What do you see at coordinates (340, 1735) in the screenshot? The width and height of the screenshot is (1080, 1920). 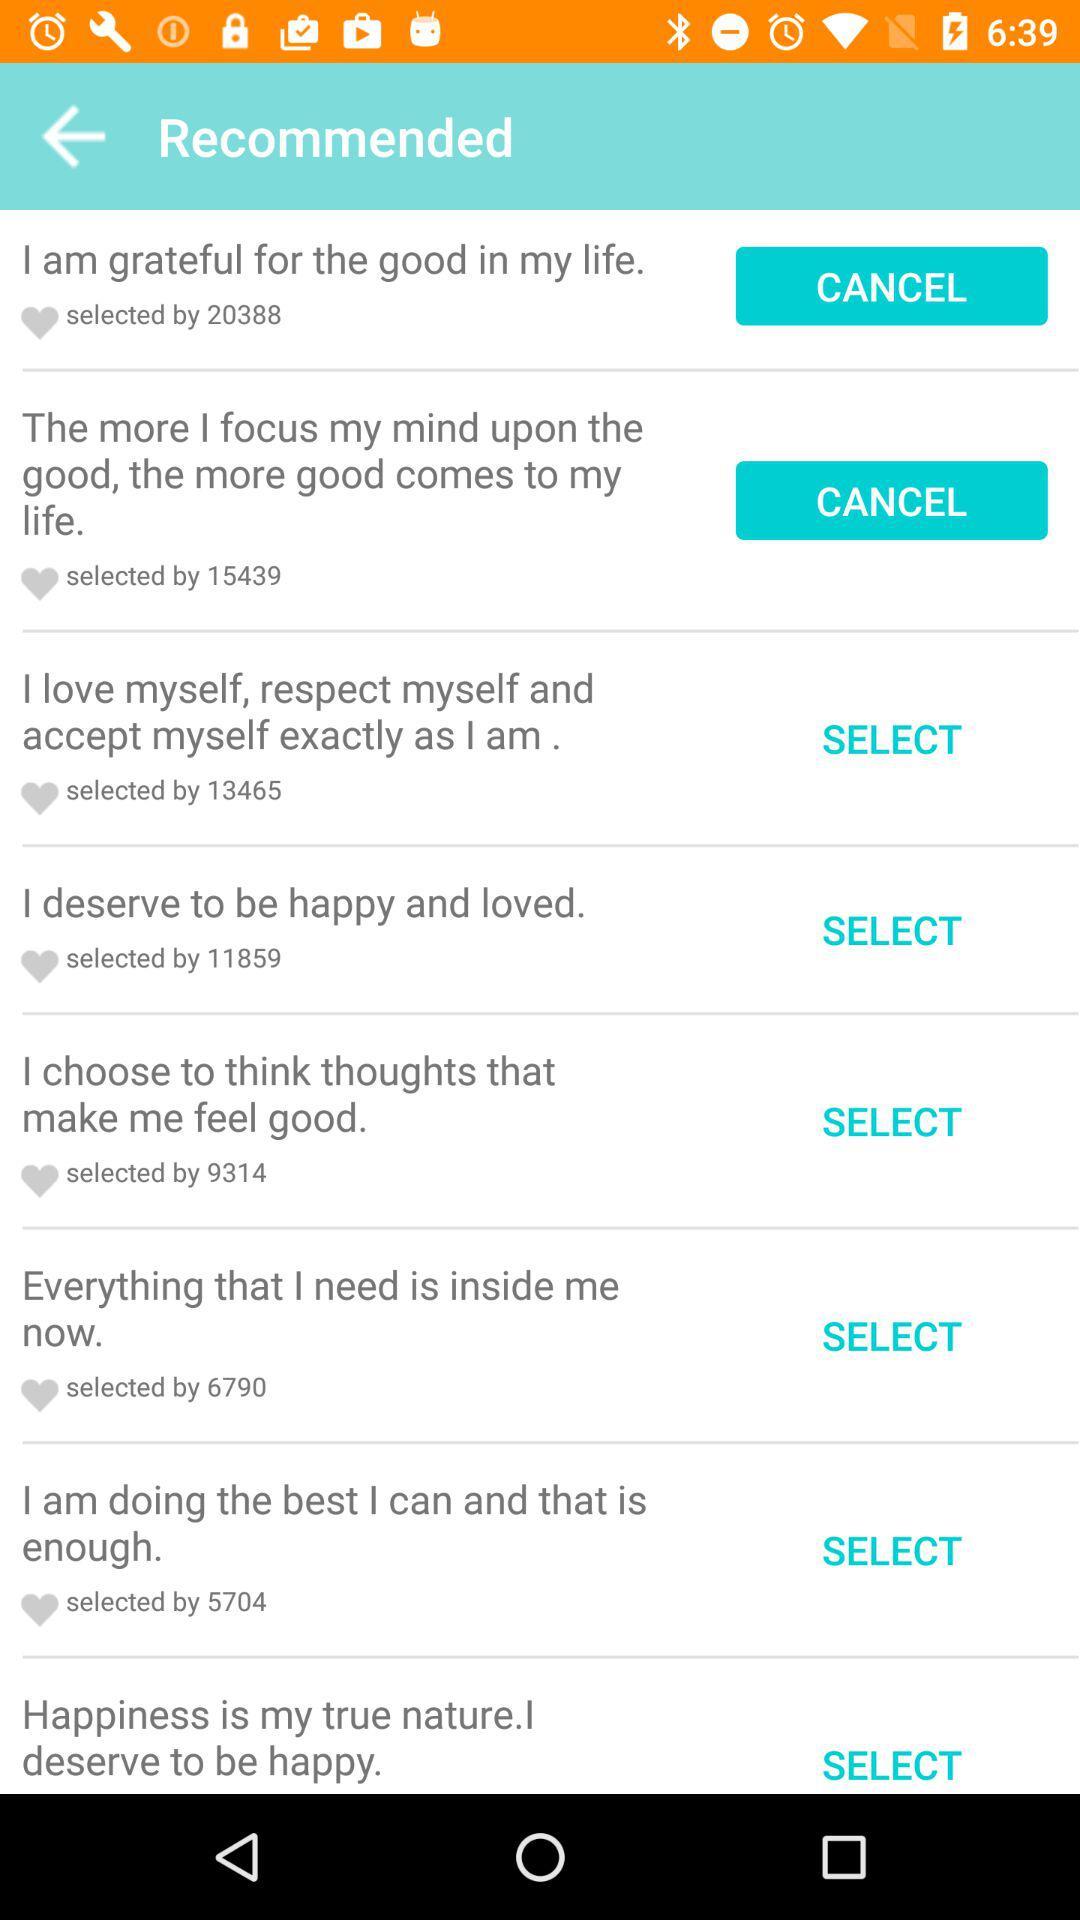 I see `the happiness is my item` at bounding box center [340, 1735].